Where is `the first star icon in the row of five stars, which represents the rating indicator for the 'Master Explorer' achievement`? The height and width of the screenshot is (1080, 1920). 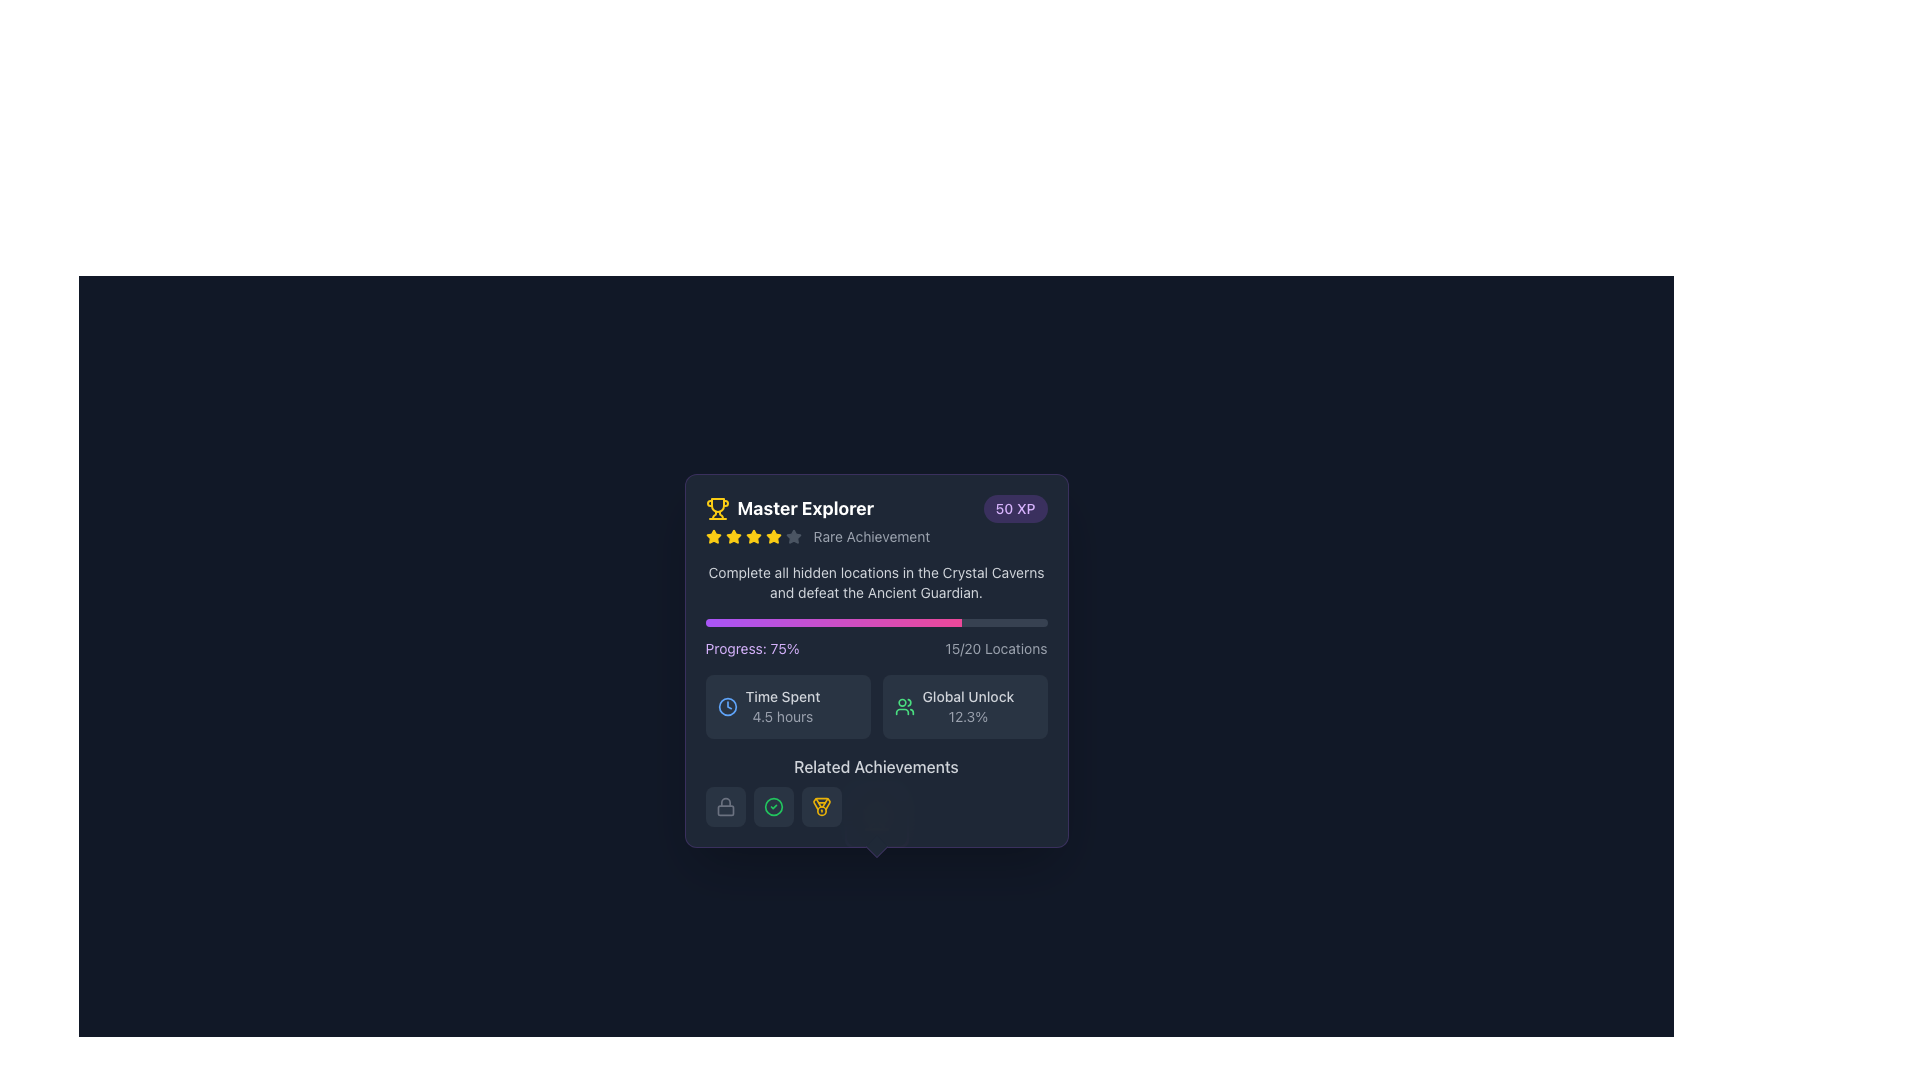 the first star icon in the row of five stars, which represents the rating indicator for the 'Master Explorer' achievement is located at coordinates (713, 535).